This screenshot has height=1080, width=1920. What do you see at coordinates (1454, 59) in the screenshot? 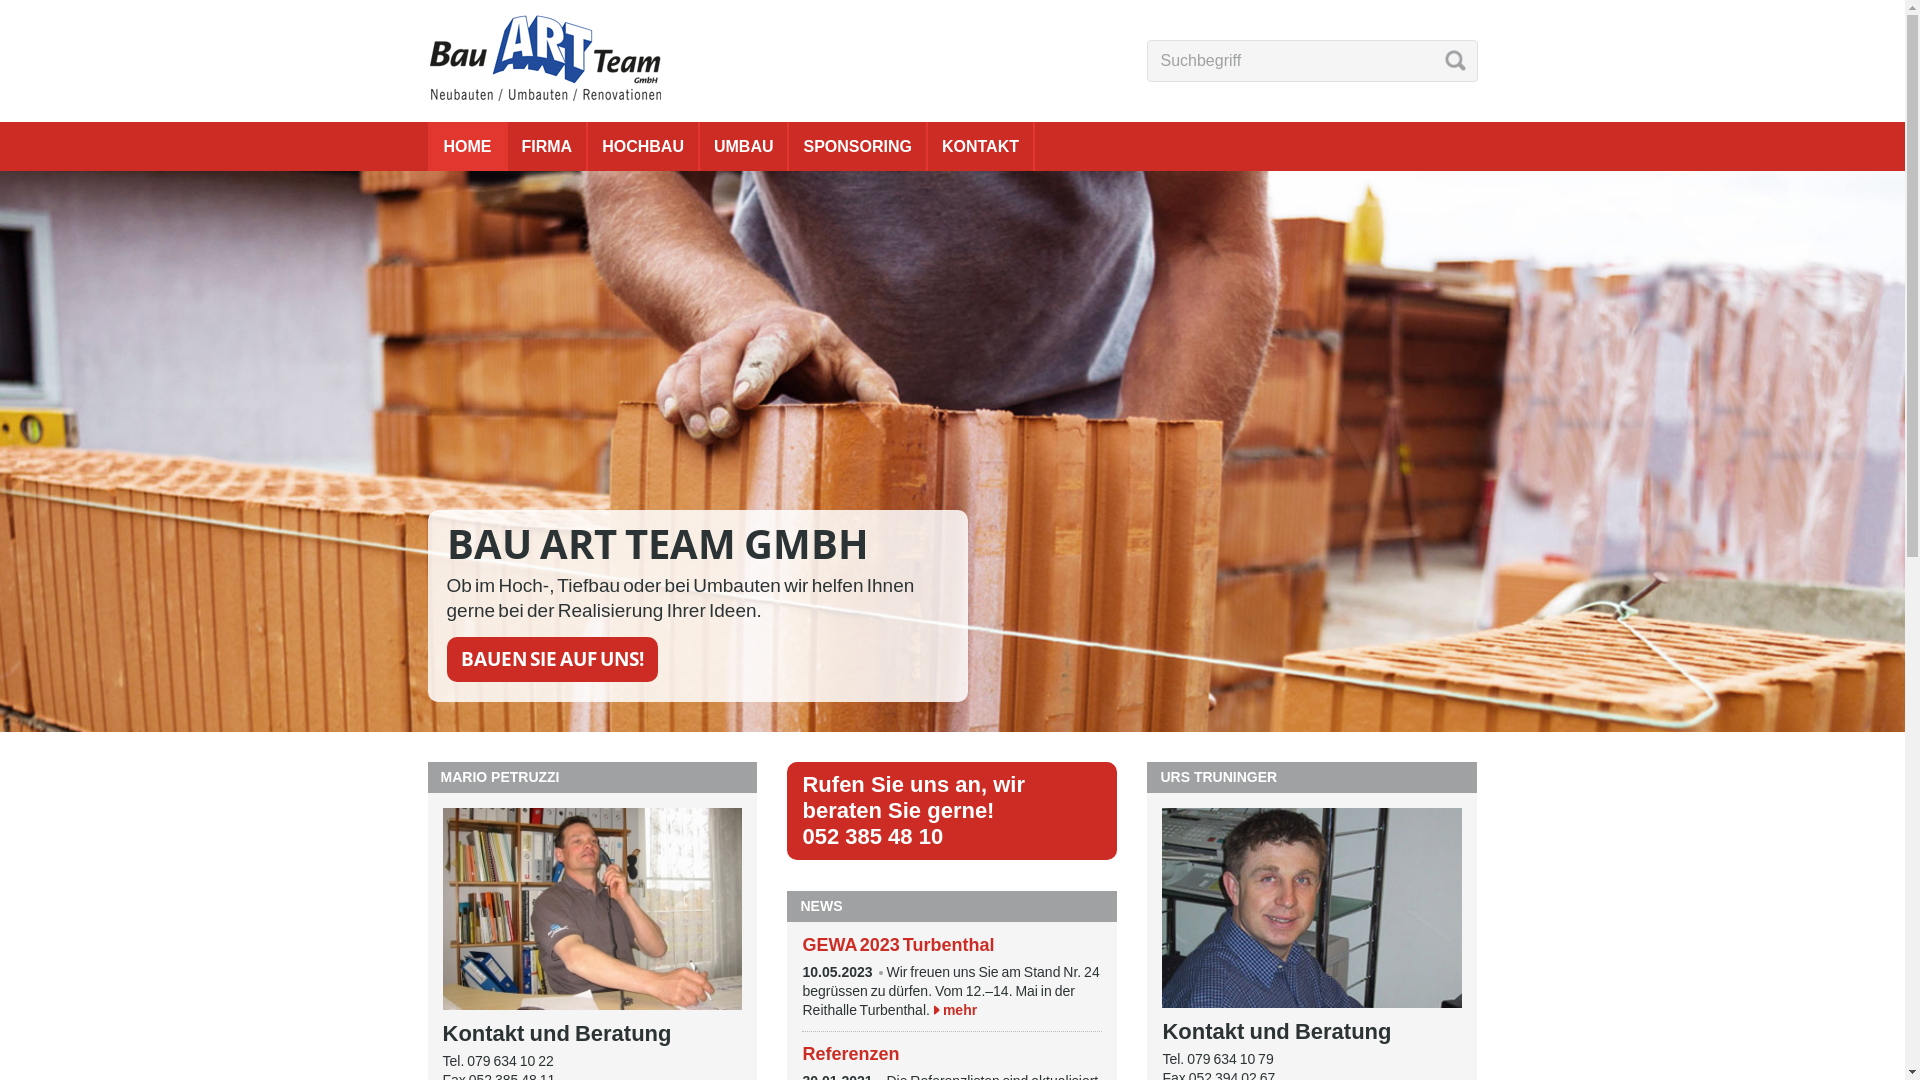
I see `'go'` at bounding box center [1454, 59].